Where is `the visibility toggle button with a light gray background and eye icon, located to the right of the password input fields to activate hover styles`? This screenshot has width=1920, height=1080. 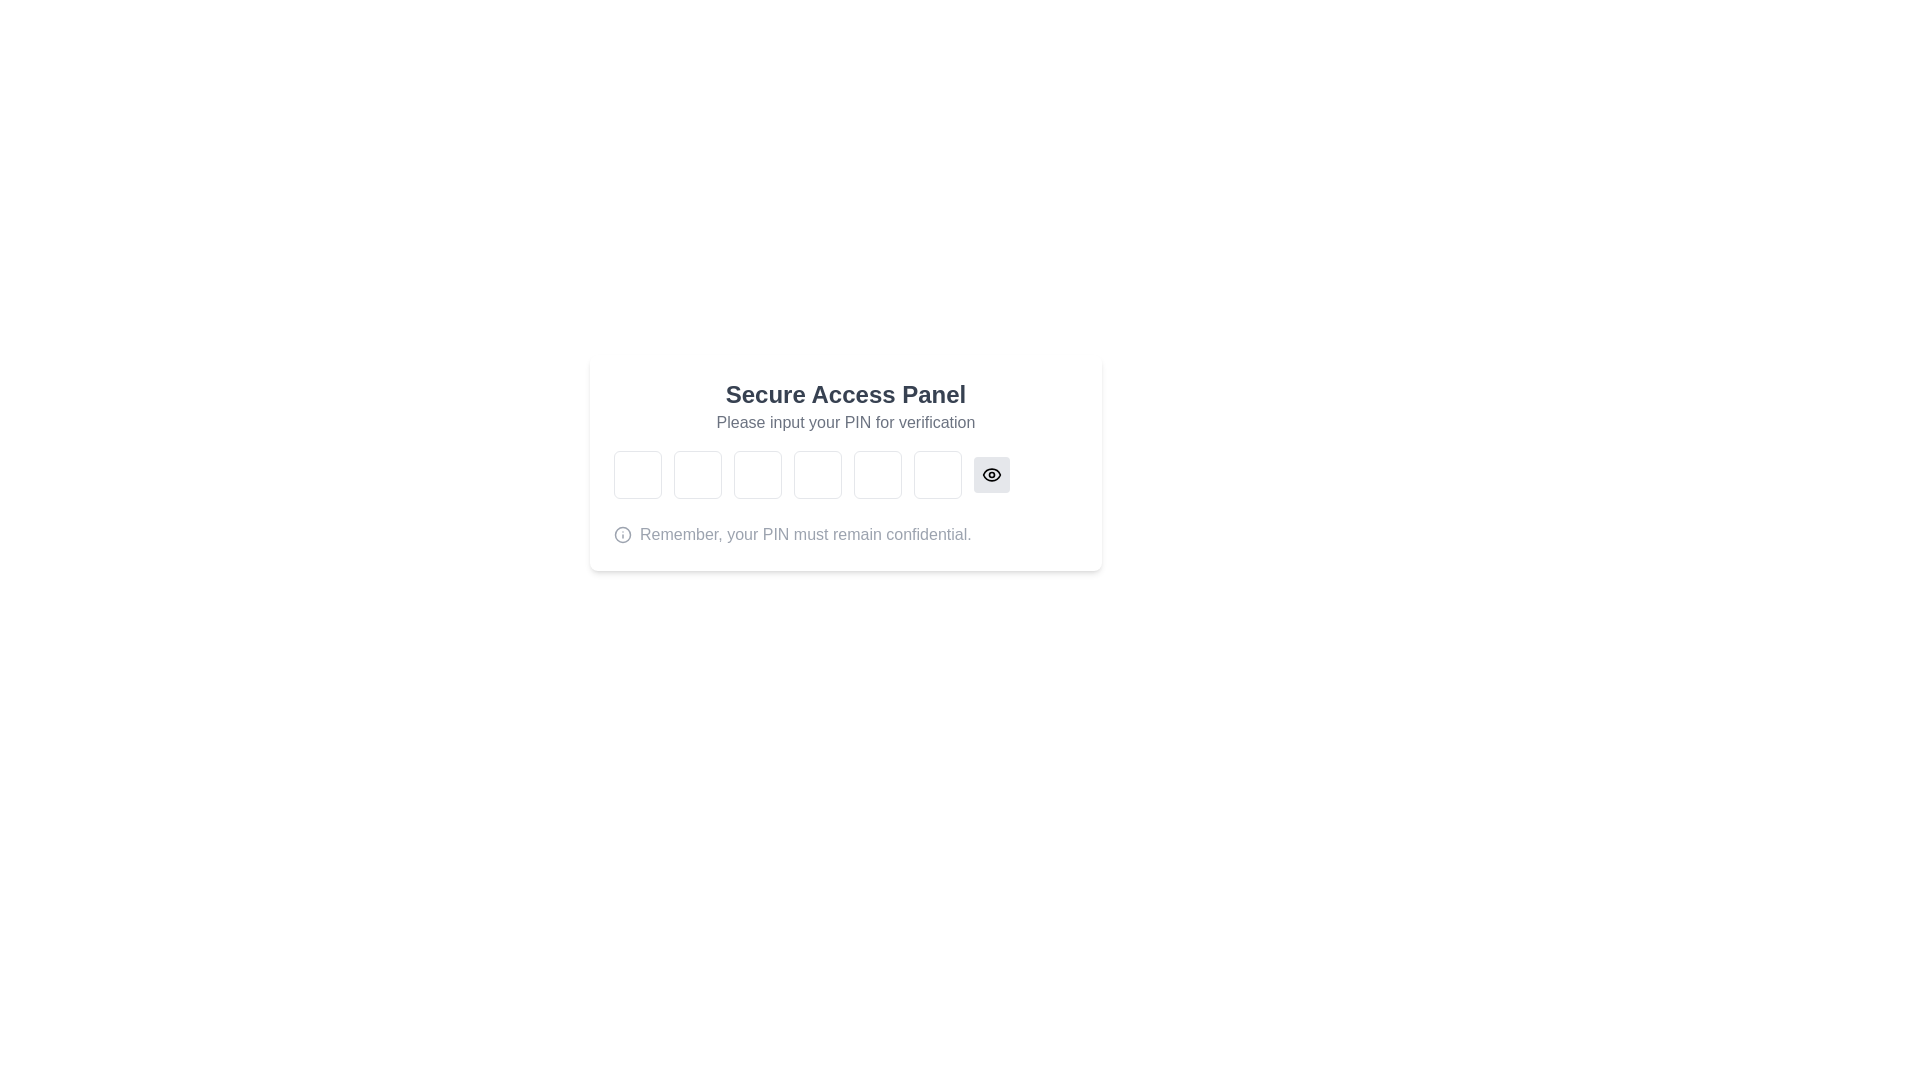 the visibility toggle button with a light gray background and eye icon, located to the right of the password input fields to activate hover styles is located at coordinates (992, 474).